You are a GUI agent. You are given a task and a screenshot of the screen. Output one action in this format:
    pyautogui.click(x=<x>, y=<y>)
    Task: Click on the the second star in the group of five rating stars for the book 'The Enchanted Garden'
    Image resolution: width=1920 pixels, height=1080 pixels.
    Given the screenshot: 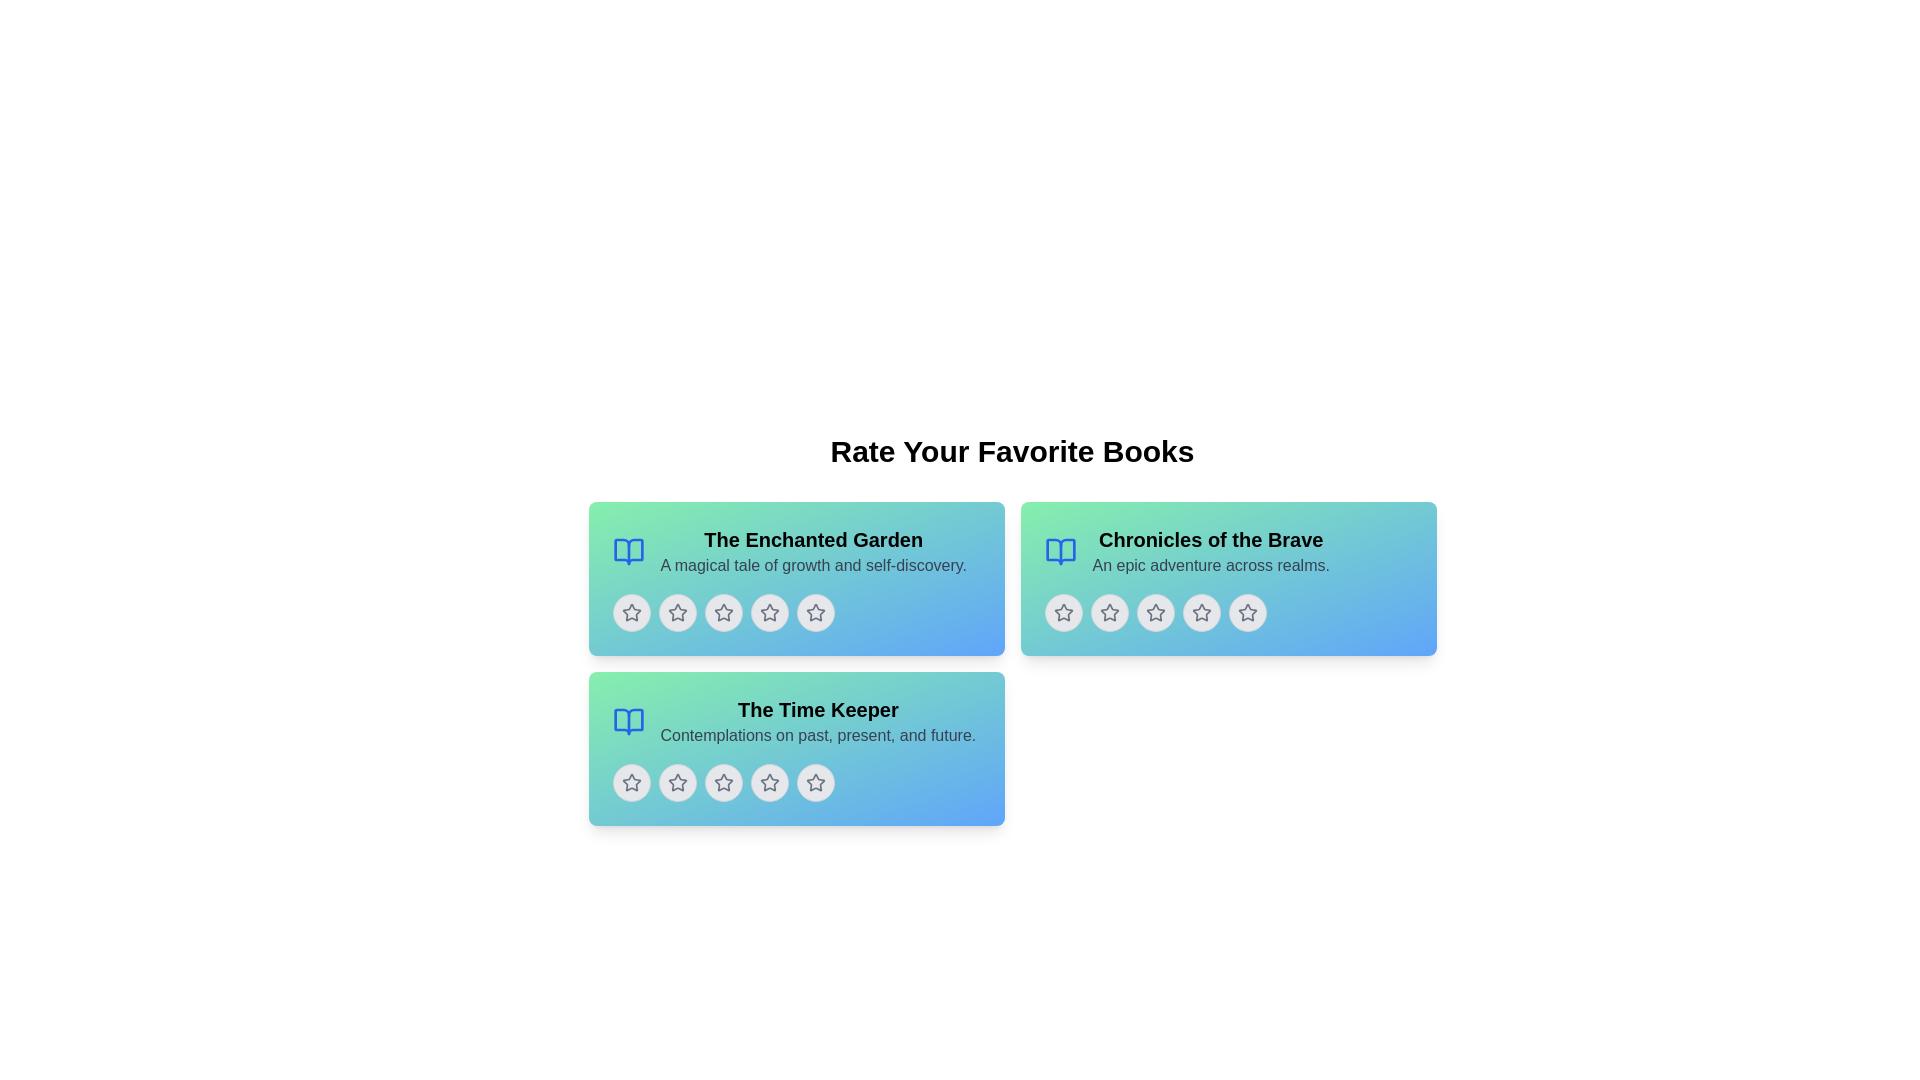 What is the action you would take?
    pyautogui.click(x=677, y=611)
    